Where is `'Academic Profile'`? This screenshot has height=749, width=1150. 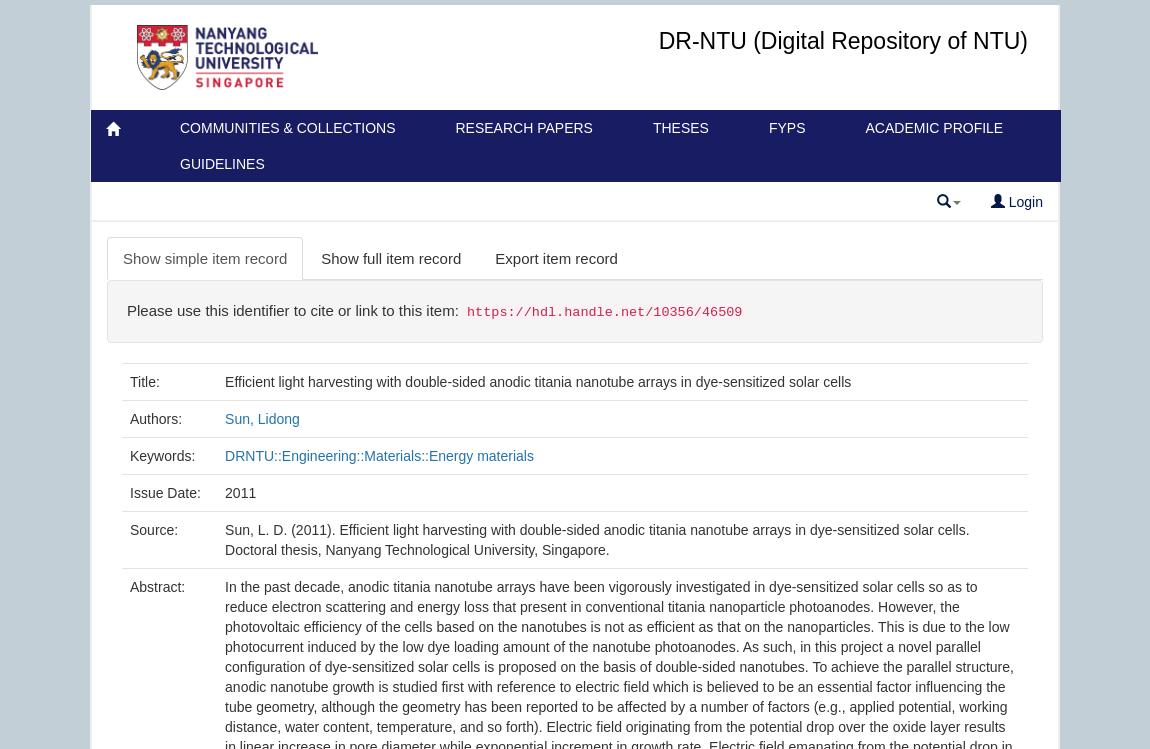 'Academic Profile' is located at coordinates (865, 127).